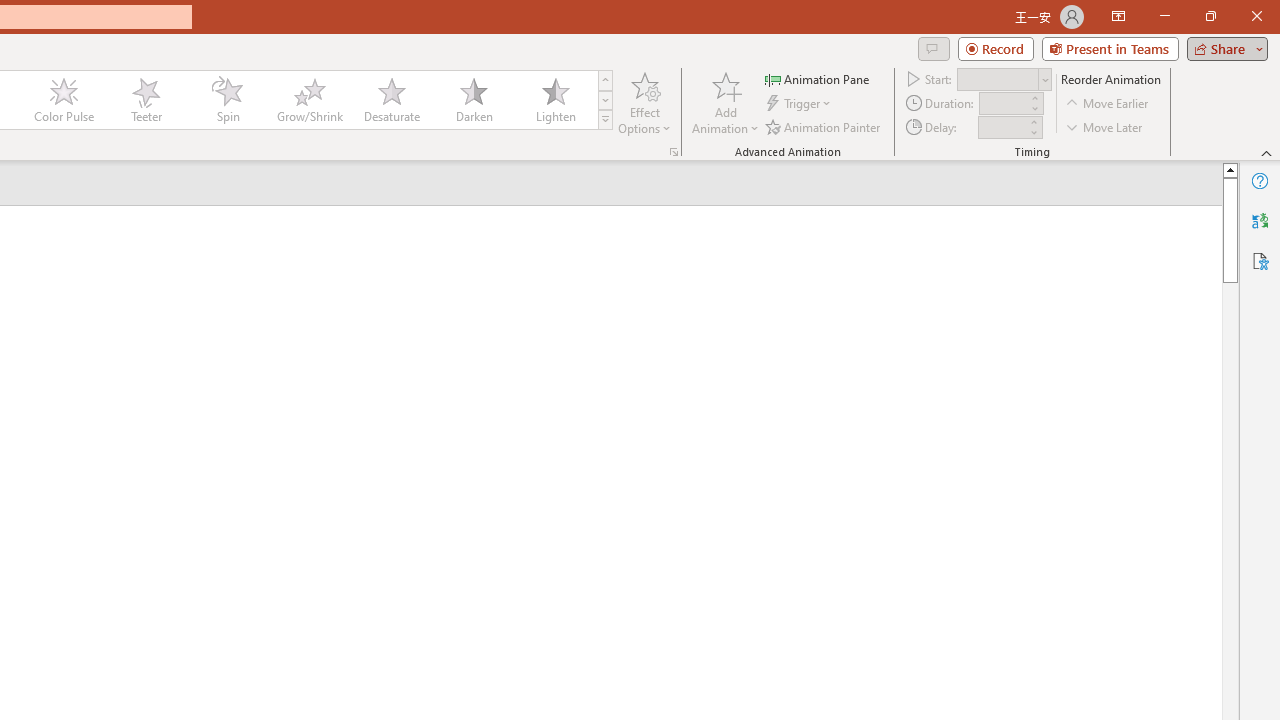 Image resolution: width=1280 pixels, height=720 pixels. I want to click on 'Minimize', so click(1164, 16).